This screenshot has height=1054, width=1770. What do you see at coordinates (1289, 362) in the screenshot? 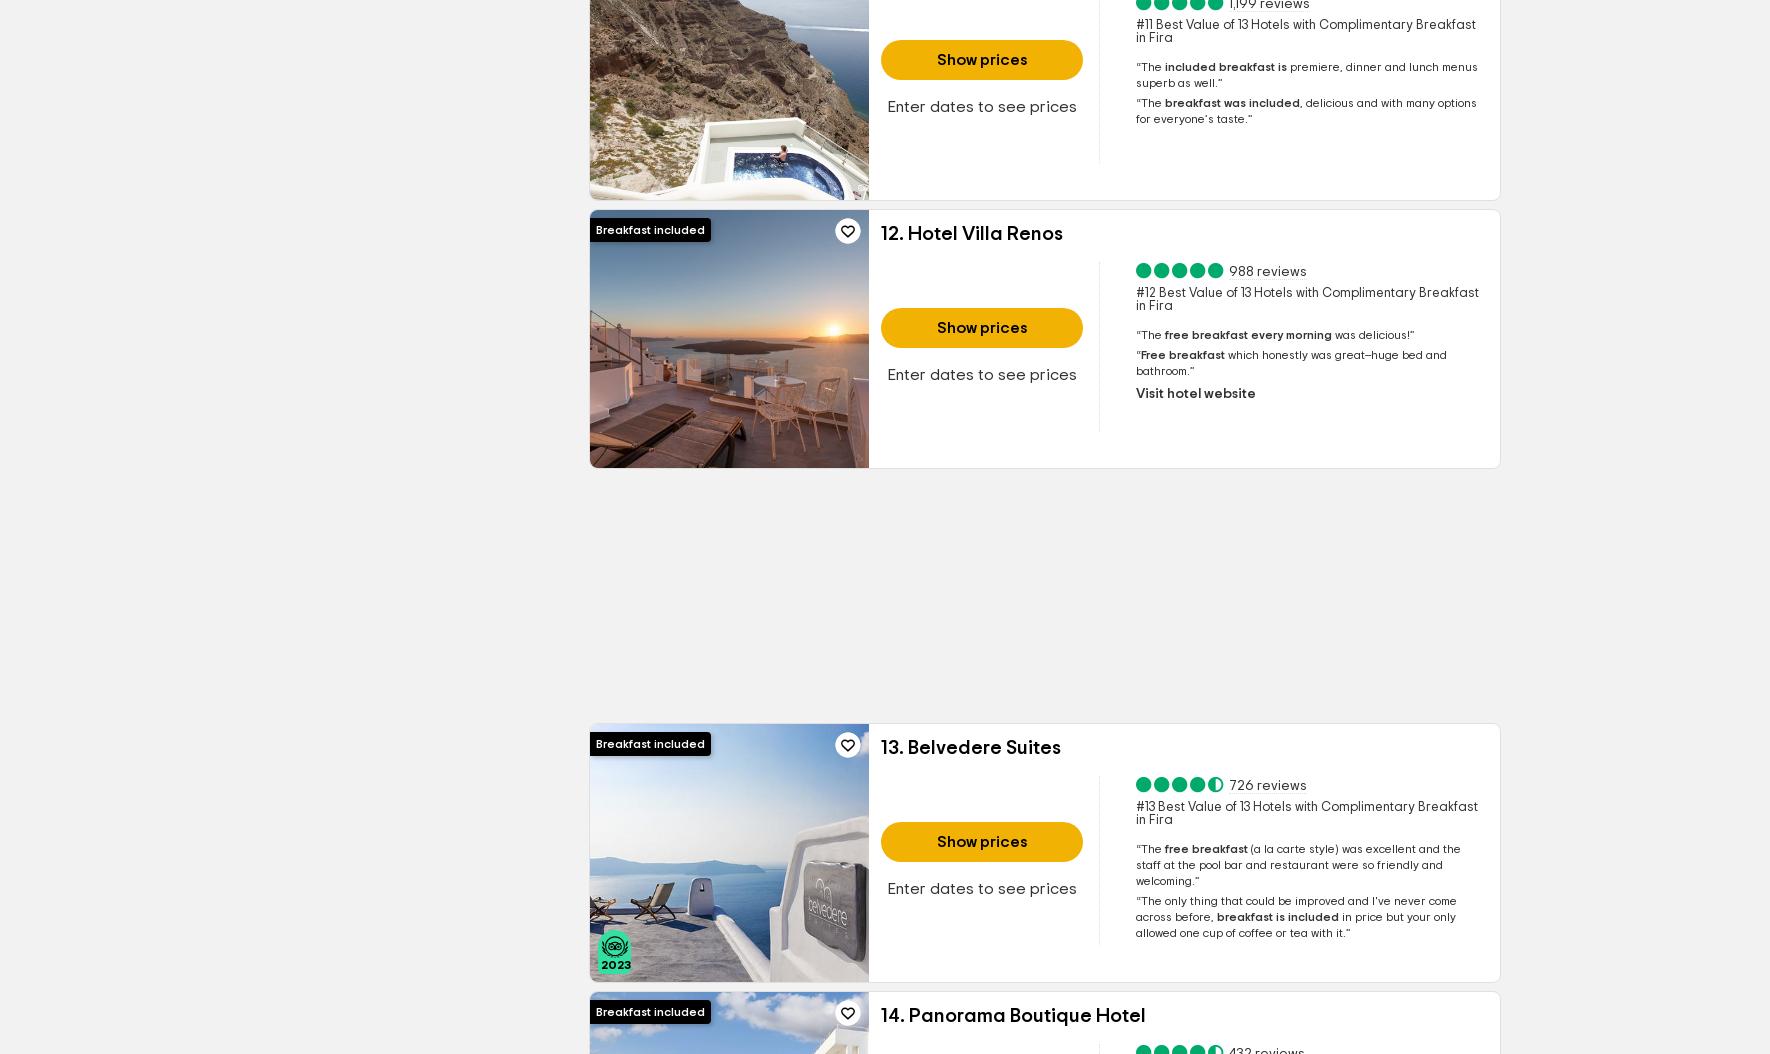
I see `'and bathroom.'` at bounding box center [1289, 362].